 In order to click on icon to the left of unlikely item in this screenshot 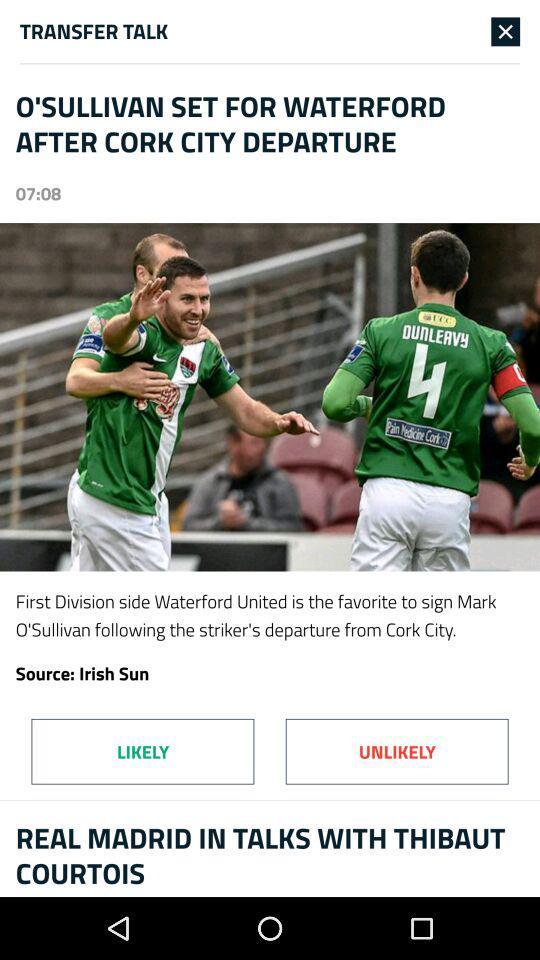, I will do `click(141, 750)`.